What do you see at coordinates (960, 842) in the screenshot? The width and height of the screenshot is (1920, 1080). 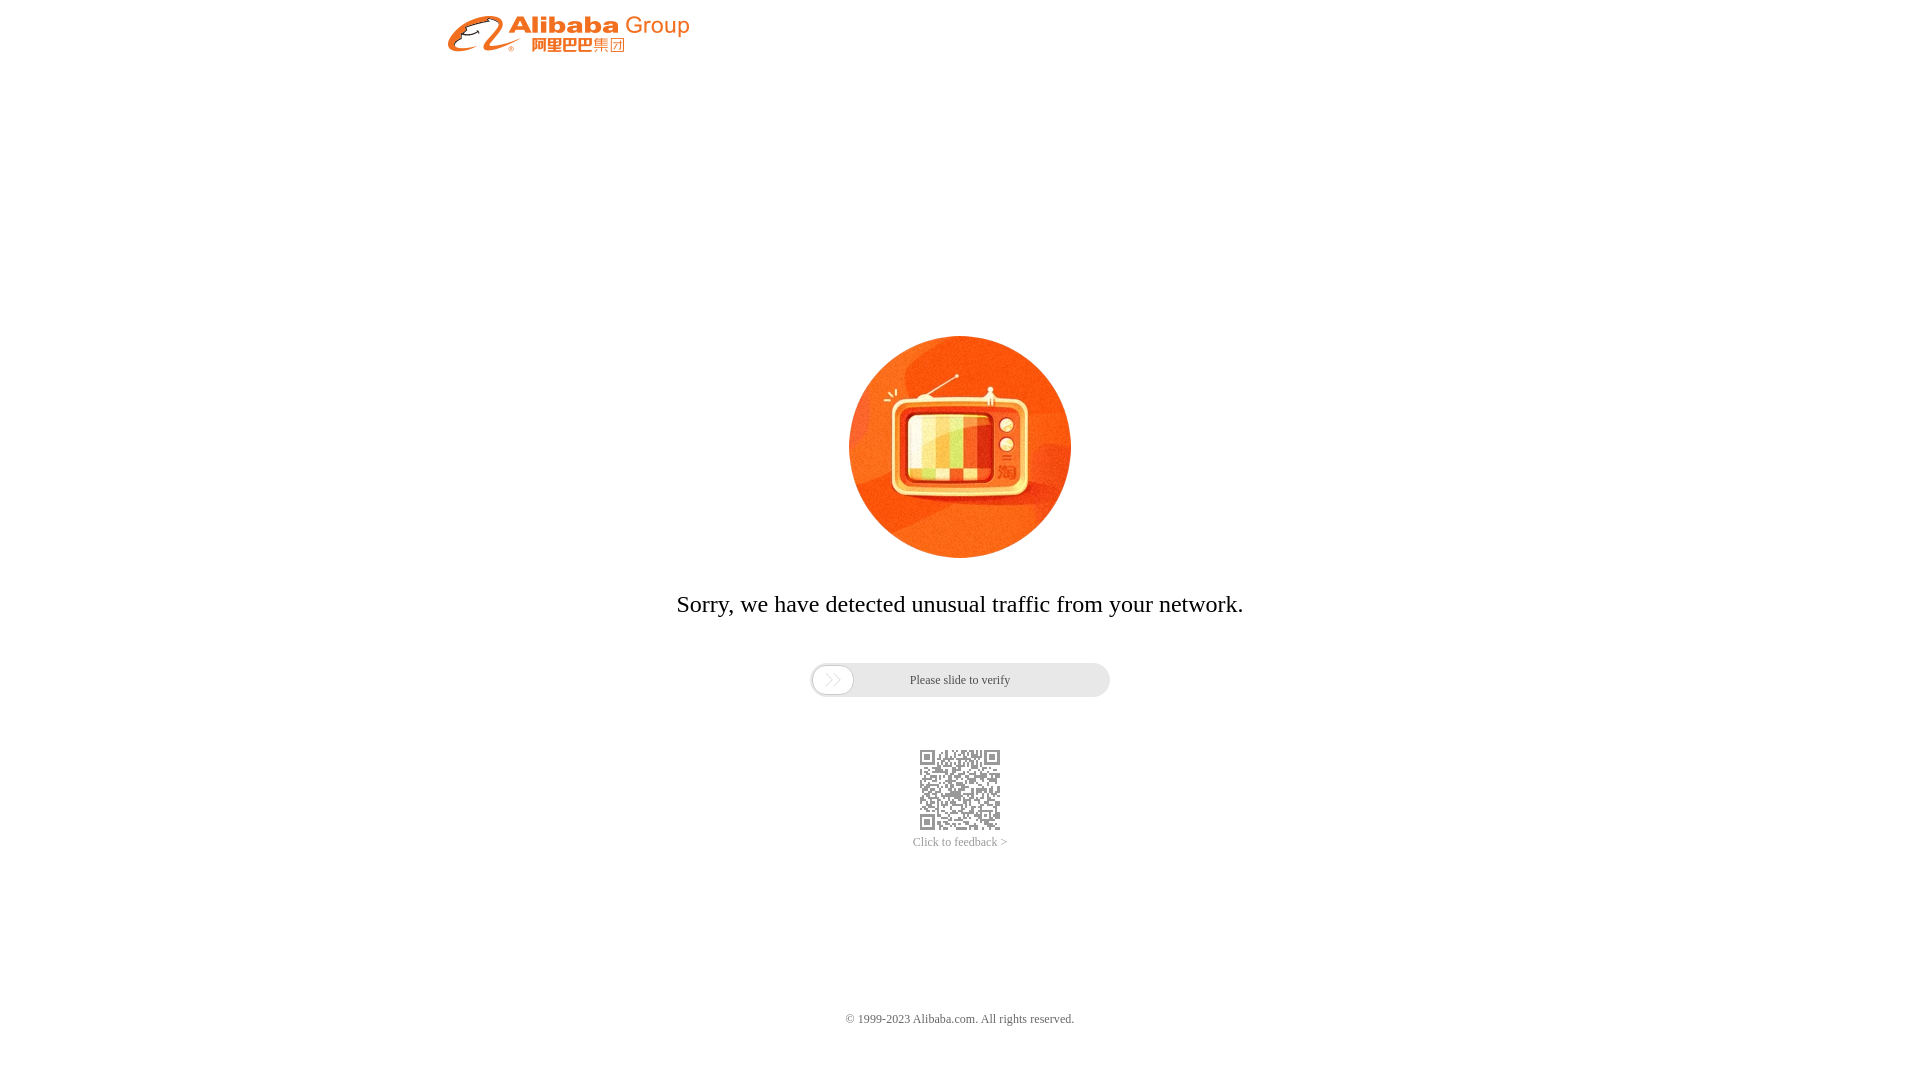 I see `'Click to feedback >'` at bounding box center [960, 842].